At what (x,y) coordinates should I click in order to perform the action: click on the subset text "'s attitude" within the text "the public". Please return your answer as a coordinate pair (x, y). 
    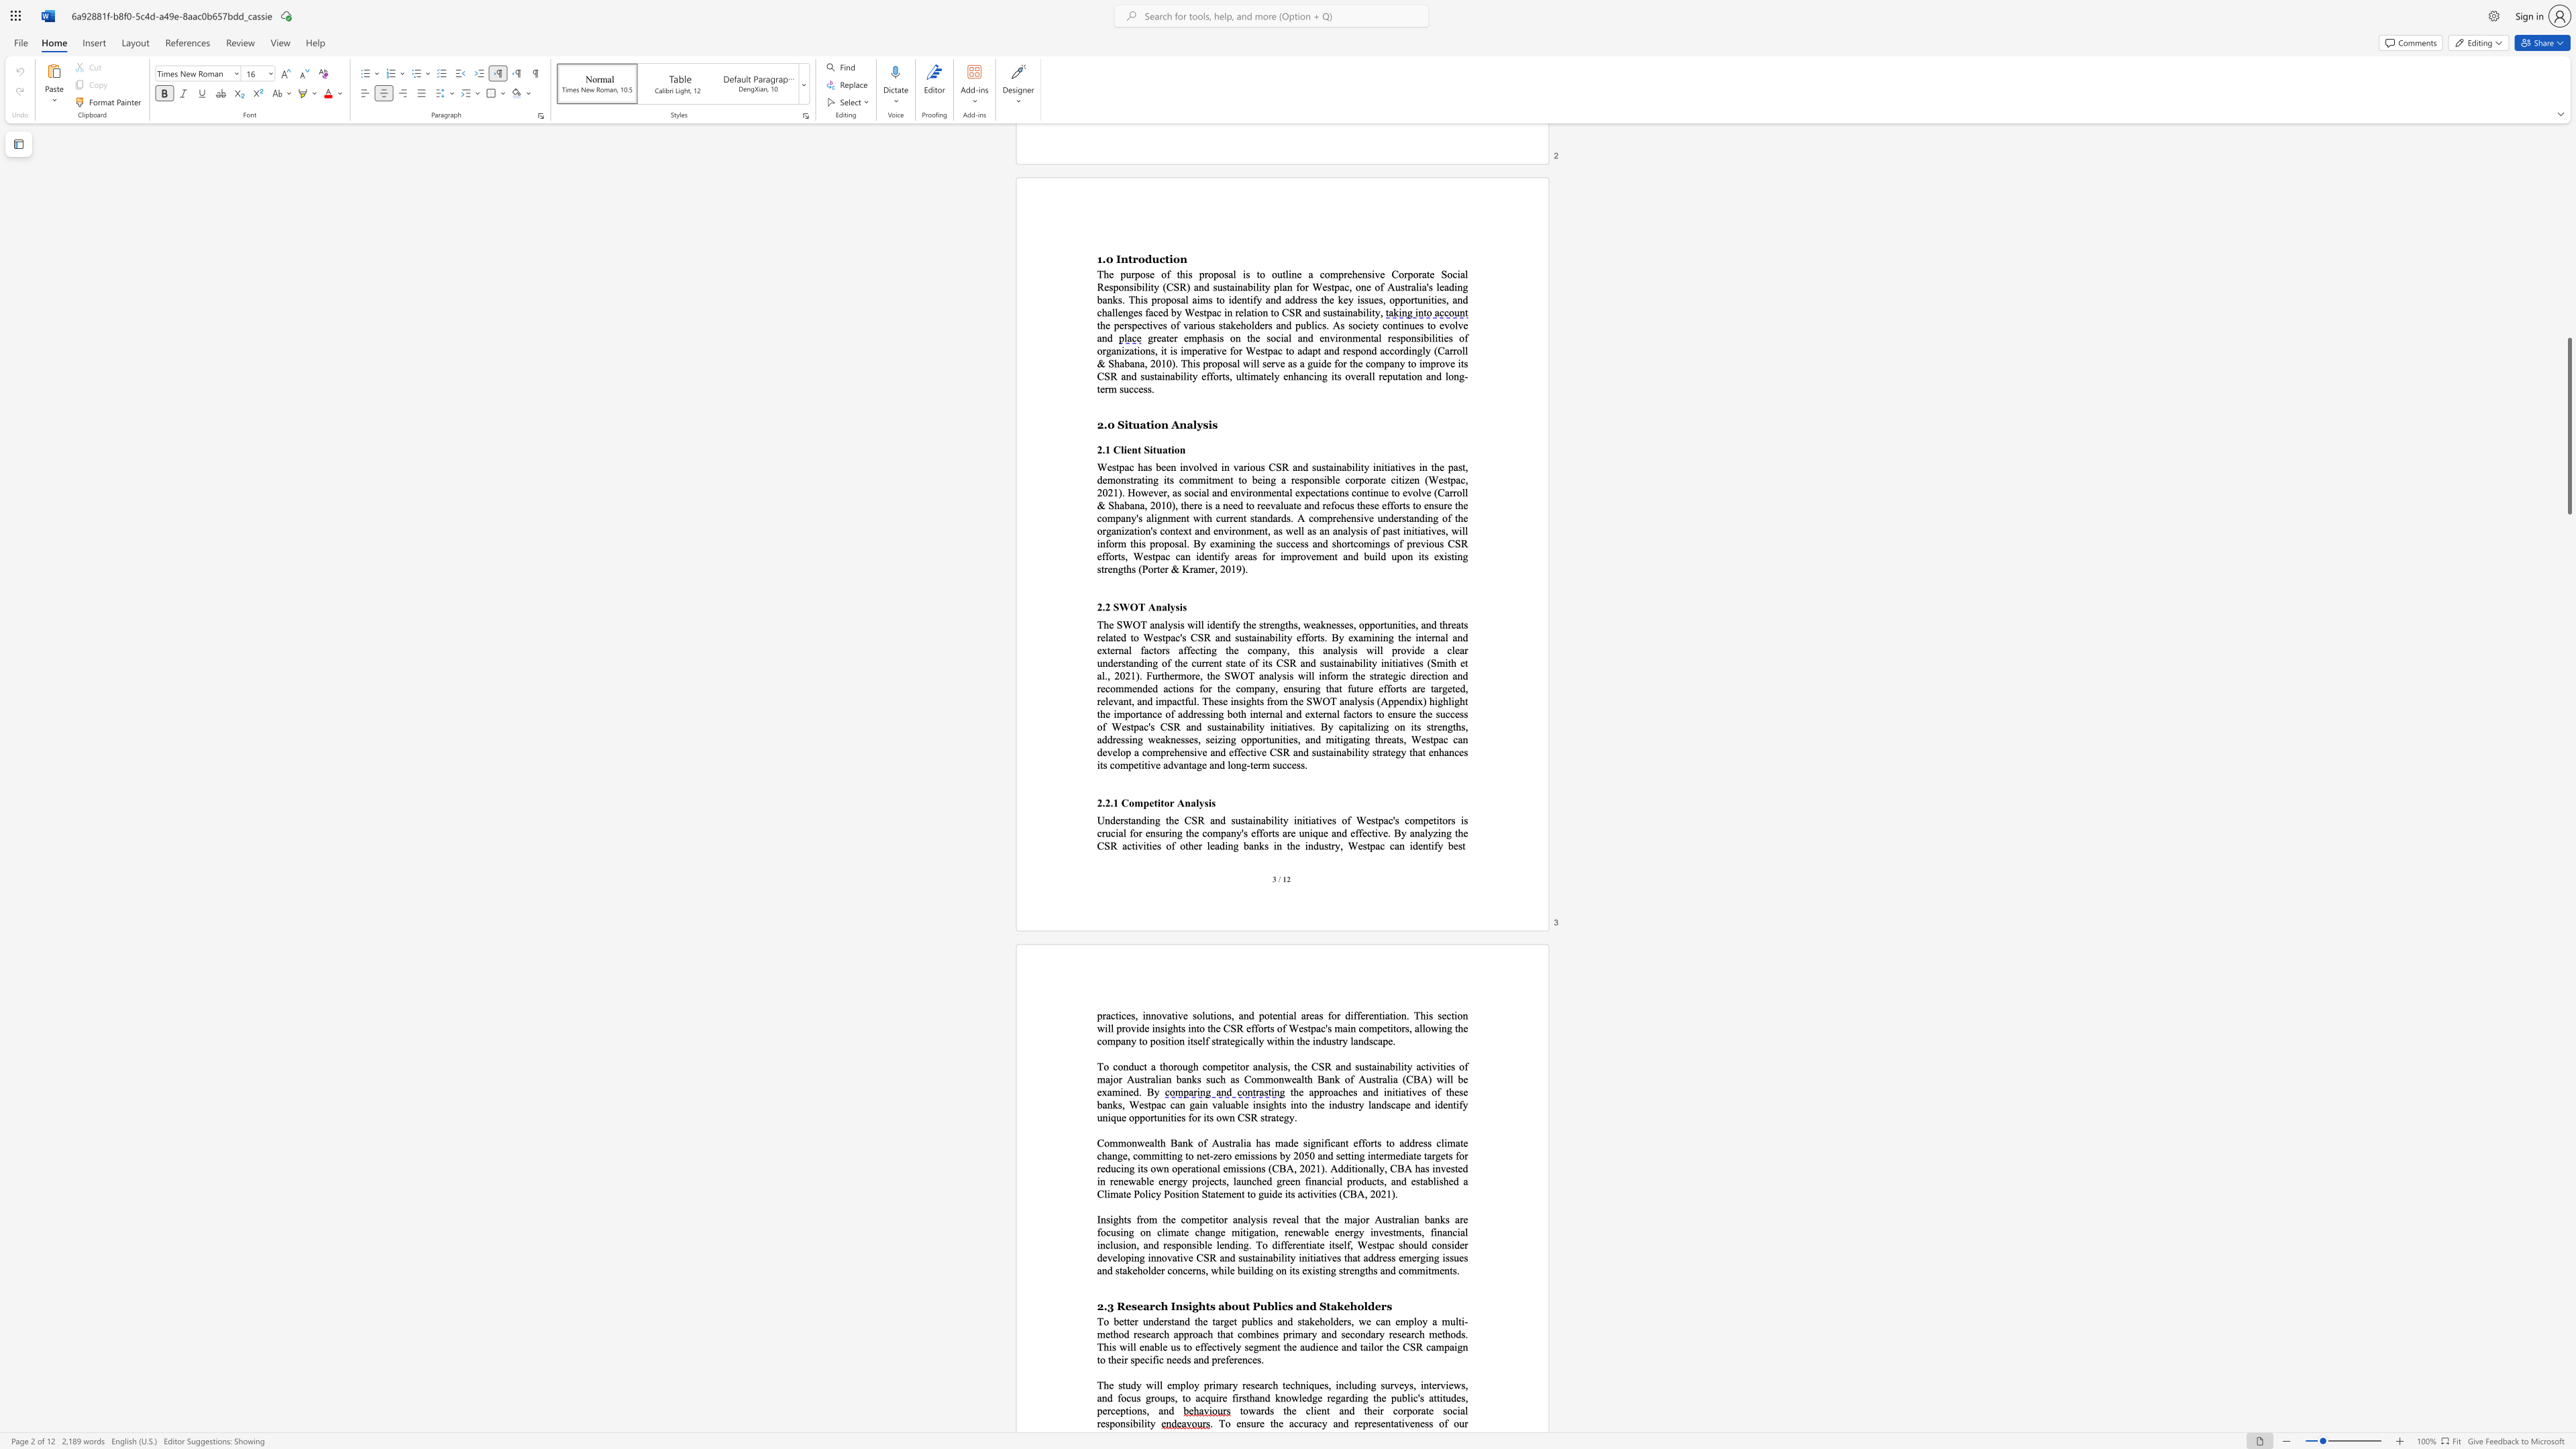
    Looking at the image, I should click on (1417, 1397).